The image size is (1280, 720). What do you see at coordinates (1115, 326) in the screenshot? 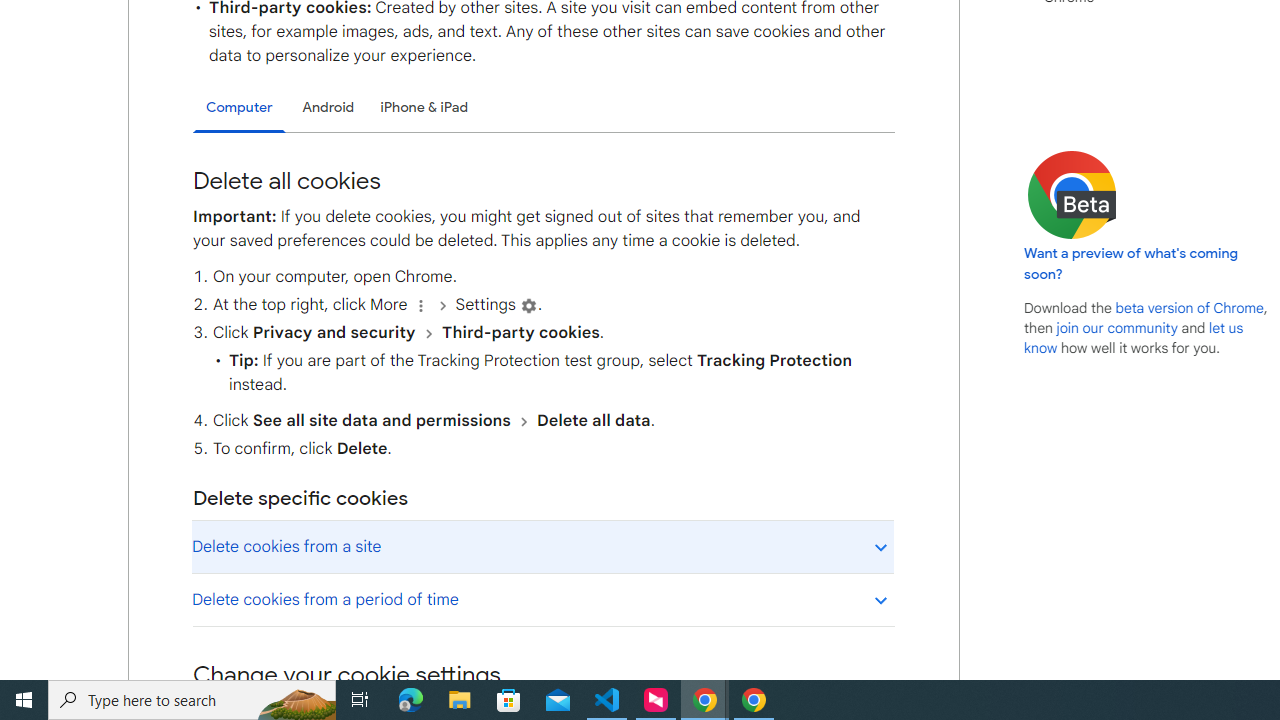
I see `'join our community'` at bounding box center [1115, 326].